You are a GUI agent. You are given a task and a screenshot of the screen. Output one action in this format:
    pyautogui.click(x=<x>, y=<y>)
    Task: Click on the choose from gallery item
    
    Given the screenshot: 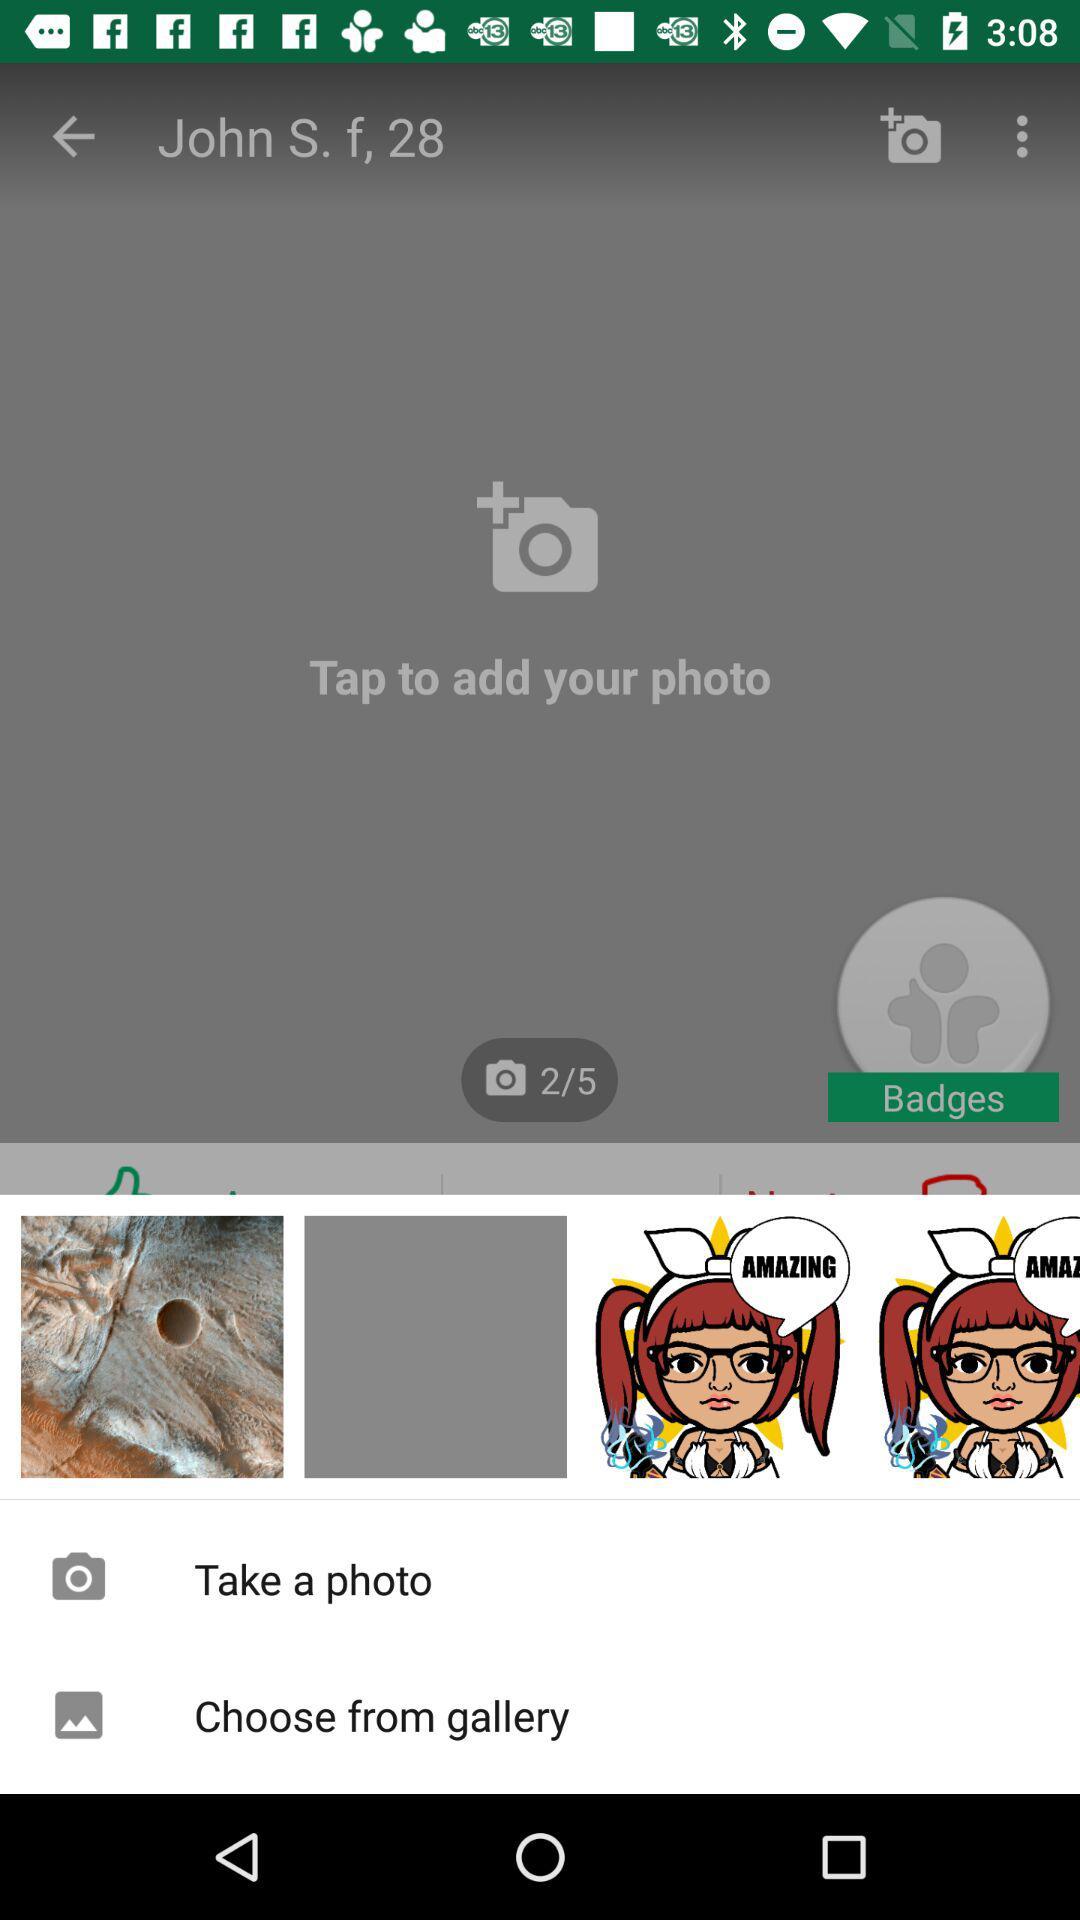 What is the action you would take?
    pyautogui.click(x=540, y=1714)
    